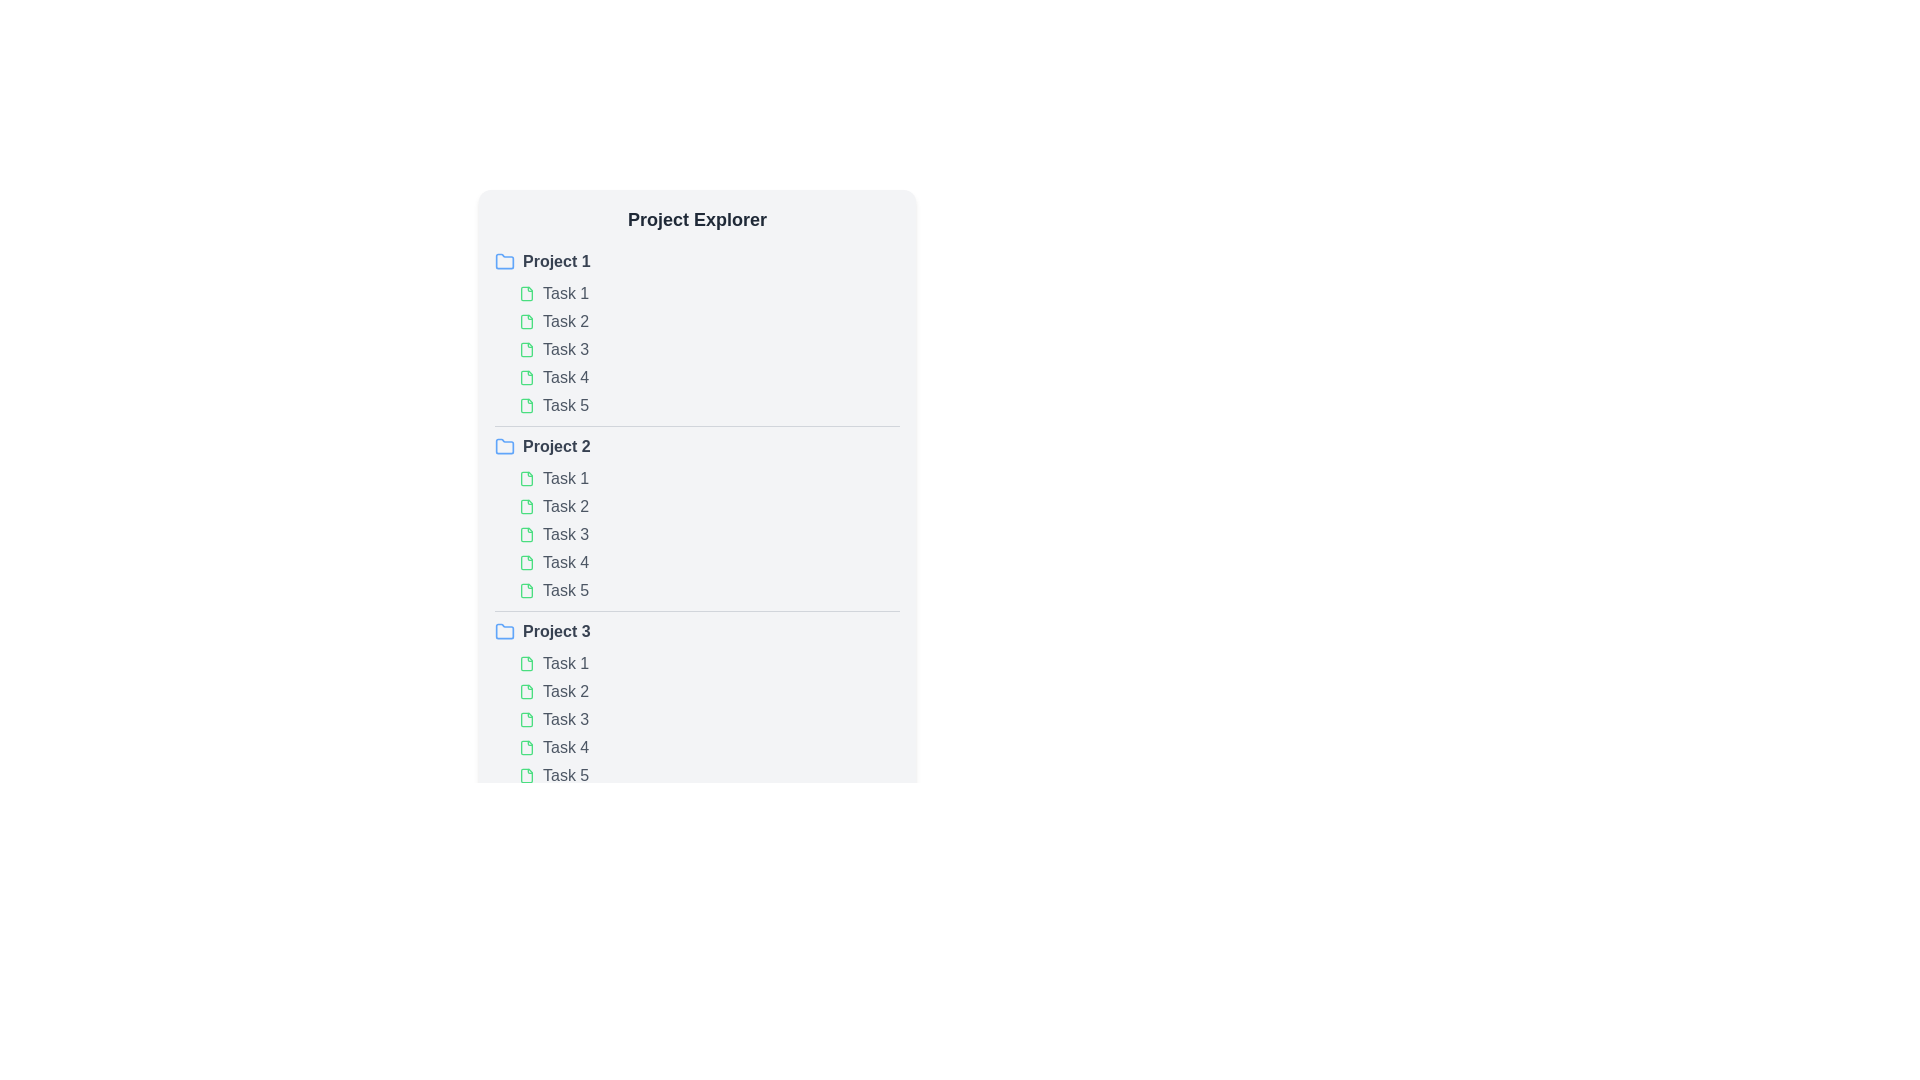 Image resolution: width=1920 pixels, height=1080 pixels. What do you see at coordinates (527, 589) in the screenshot?
I see `the icon representing 'Task 5' which is the leftmost element in the row under Project 2` at bounding box center [527, 589].